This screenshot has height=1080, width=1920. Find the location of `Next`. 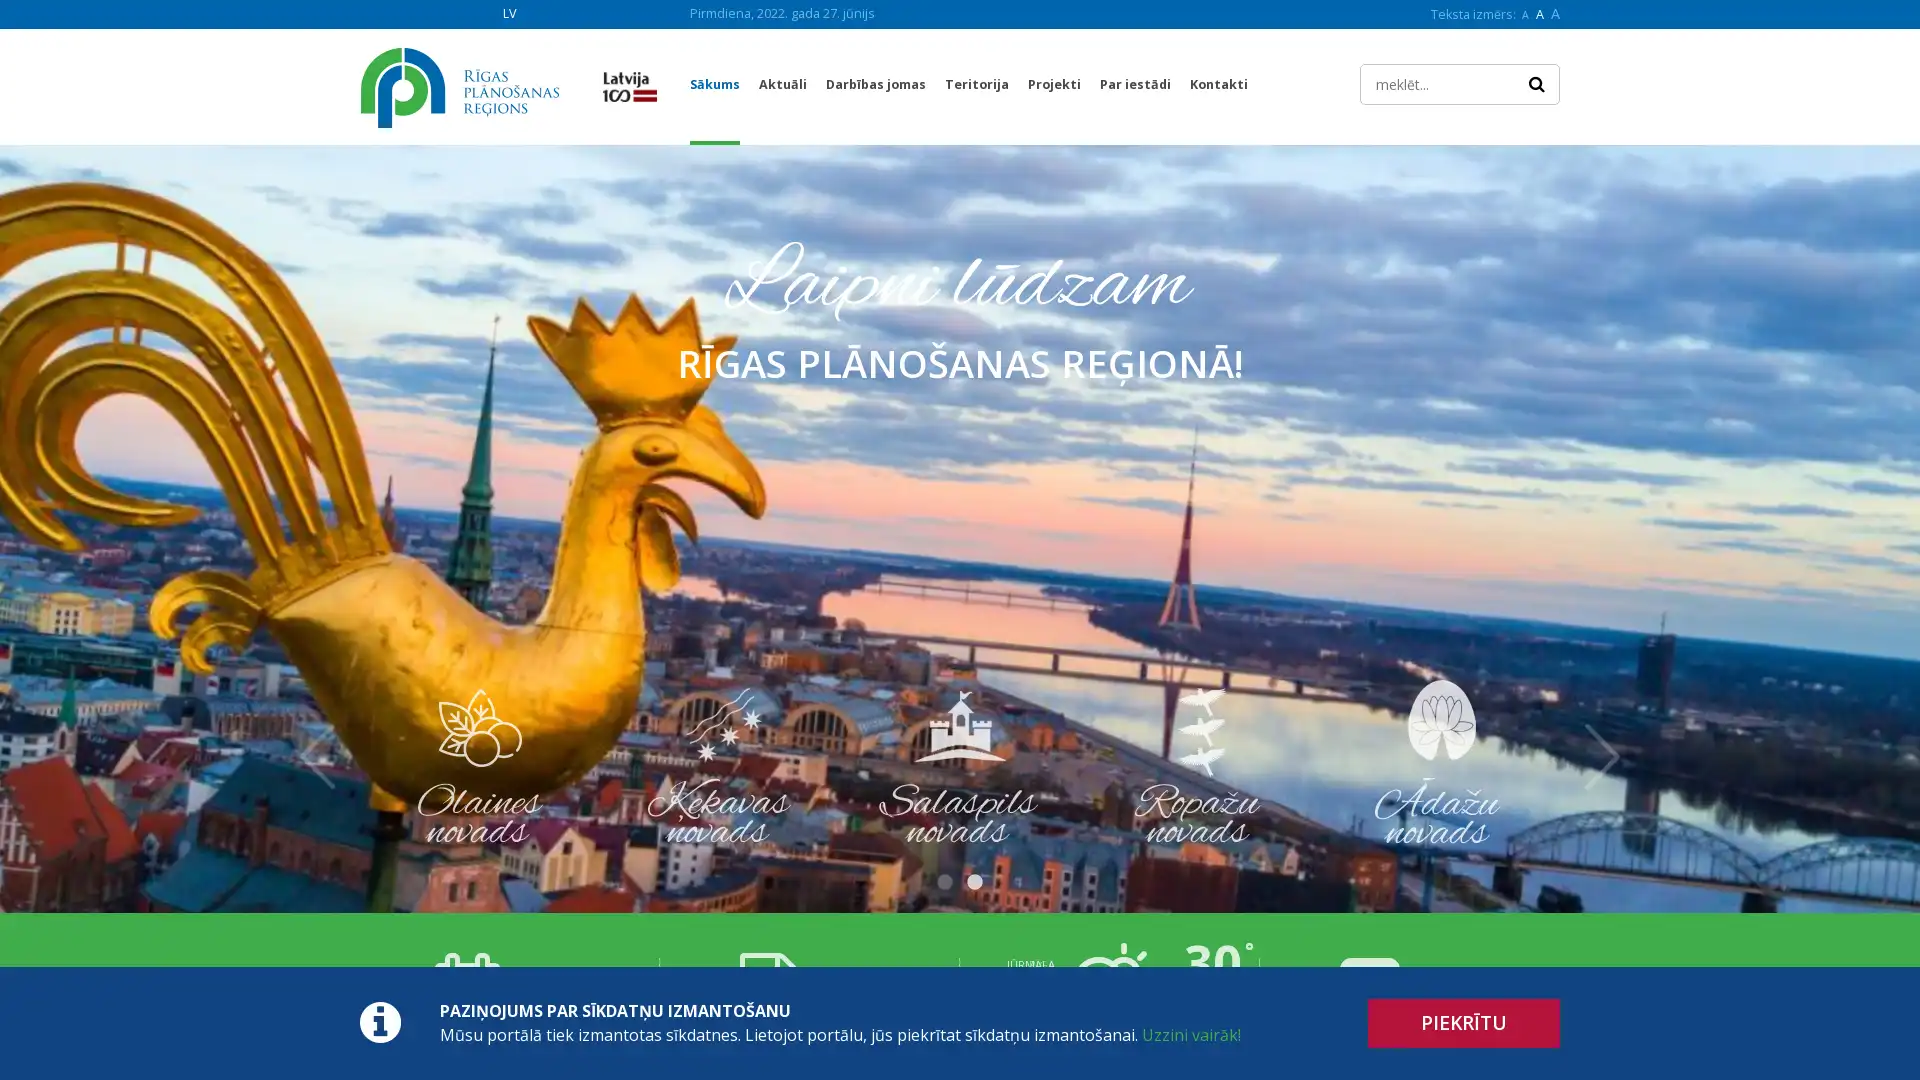

Next is located at coordinates (1602, 756).